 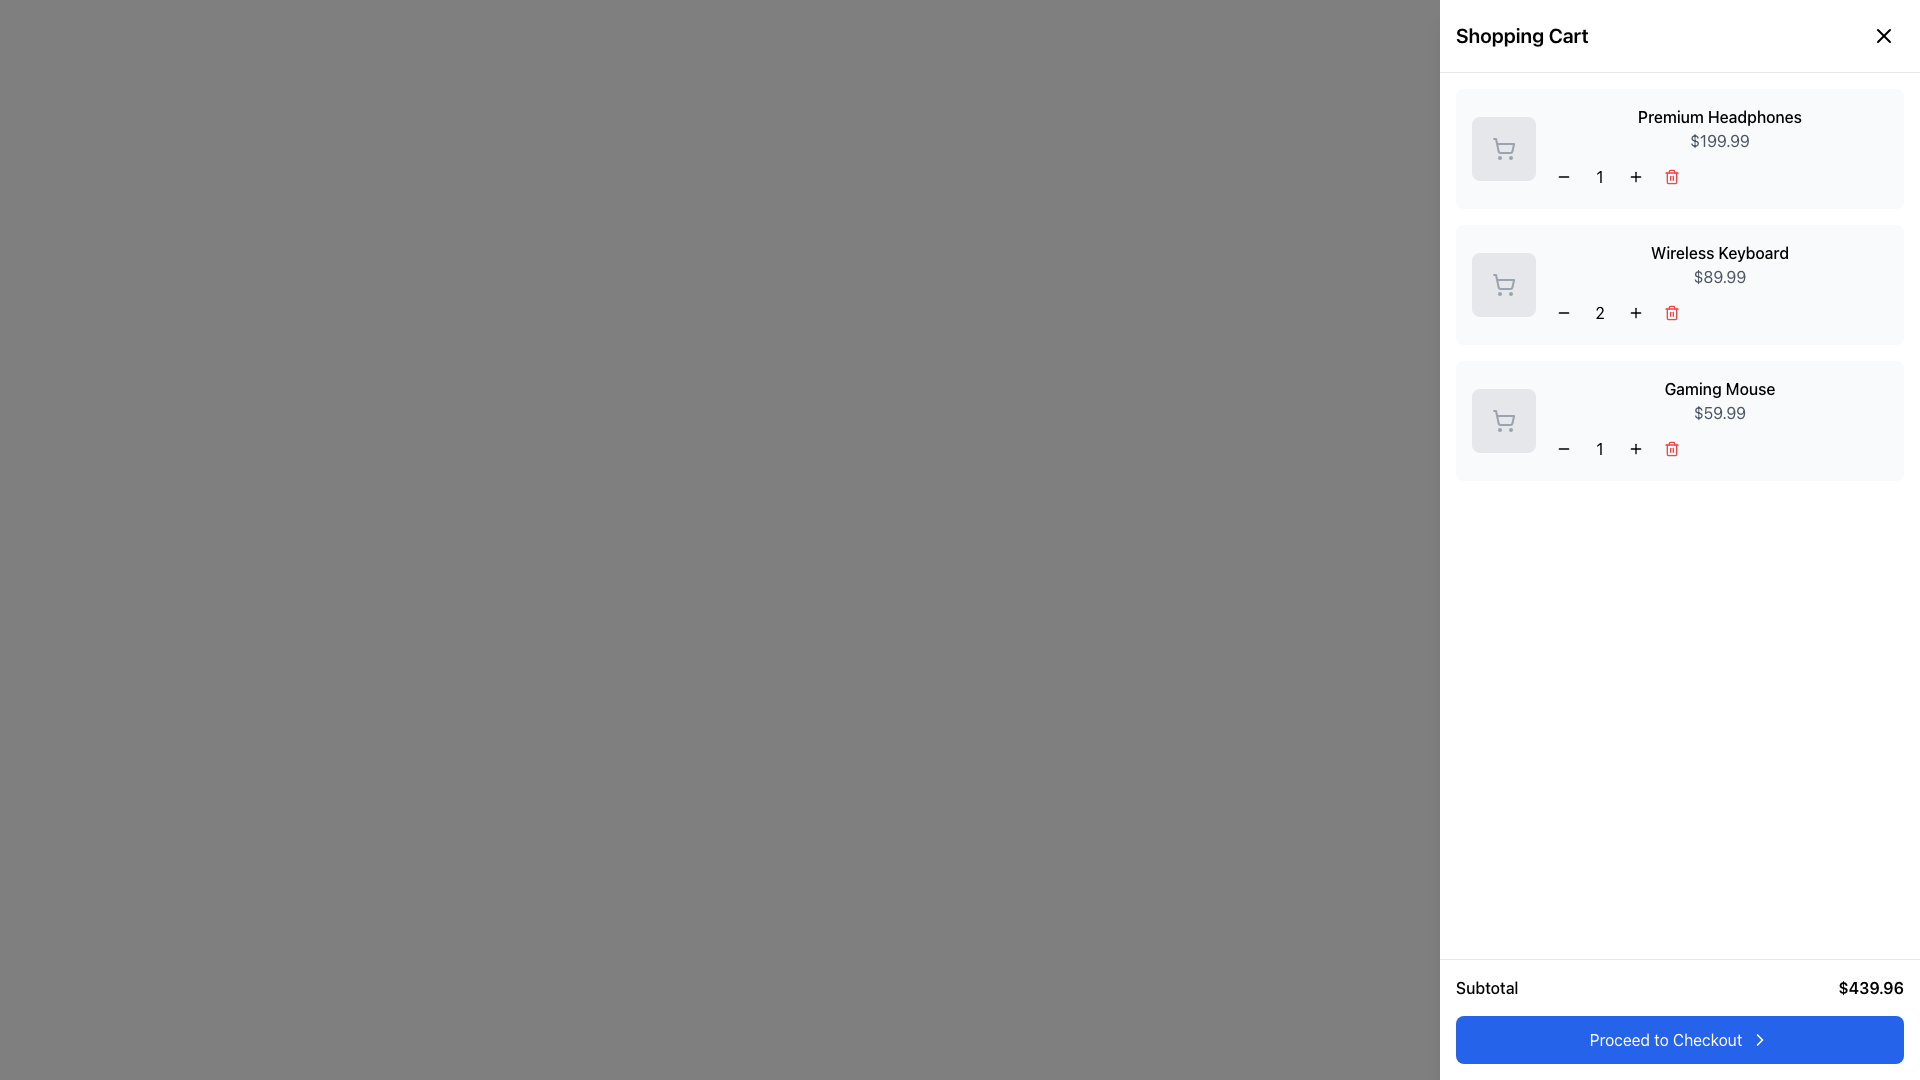 I want to click on the red trash can icon, so click(x=1671, y=176).